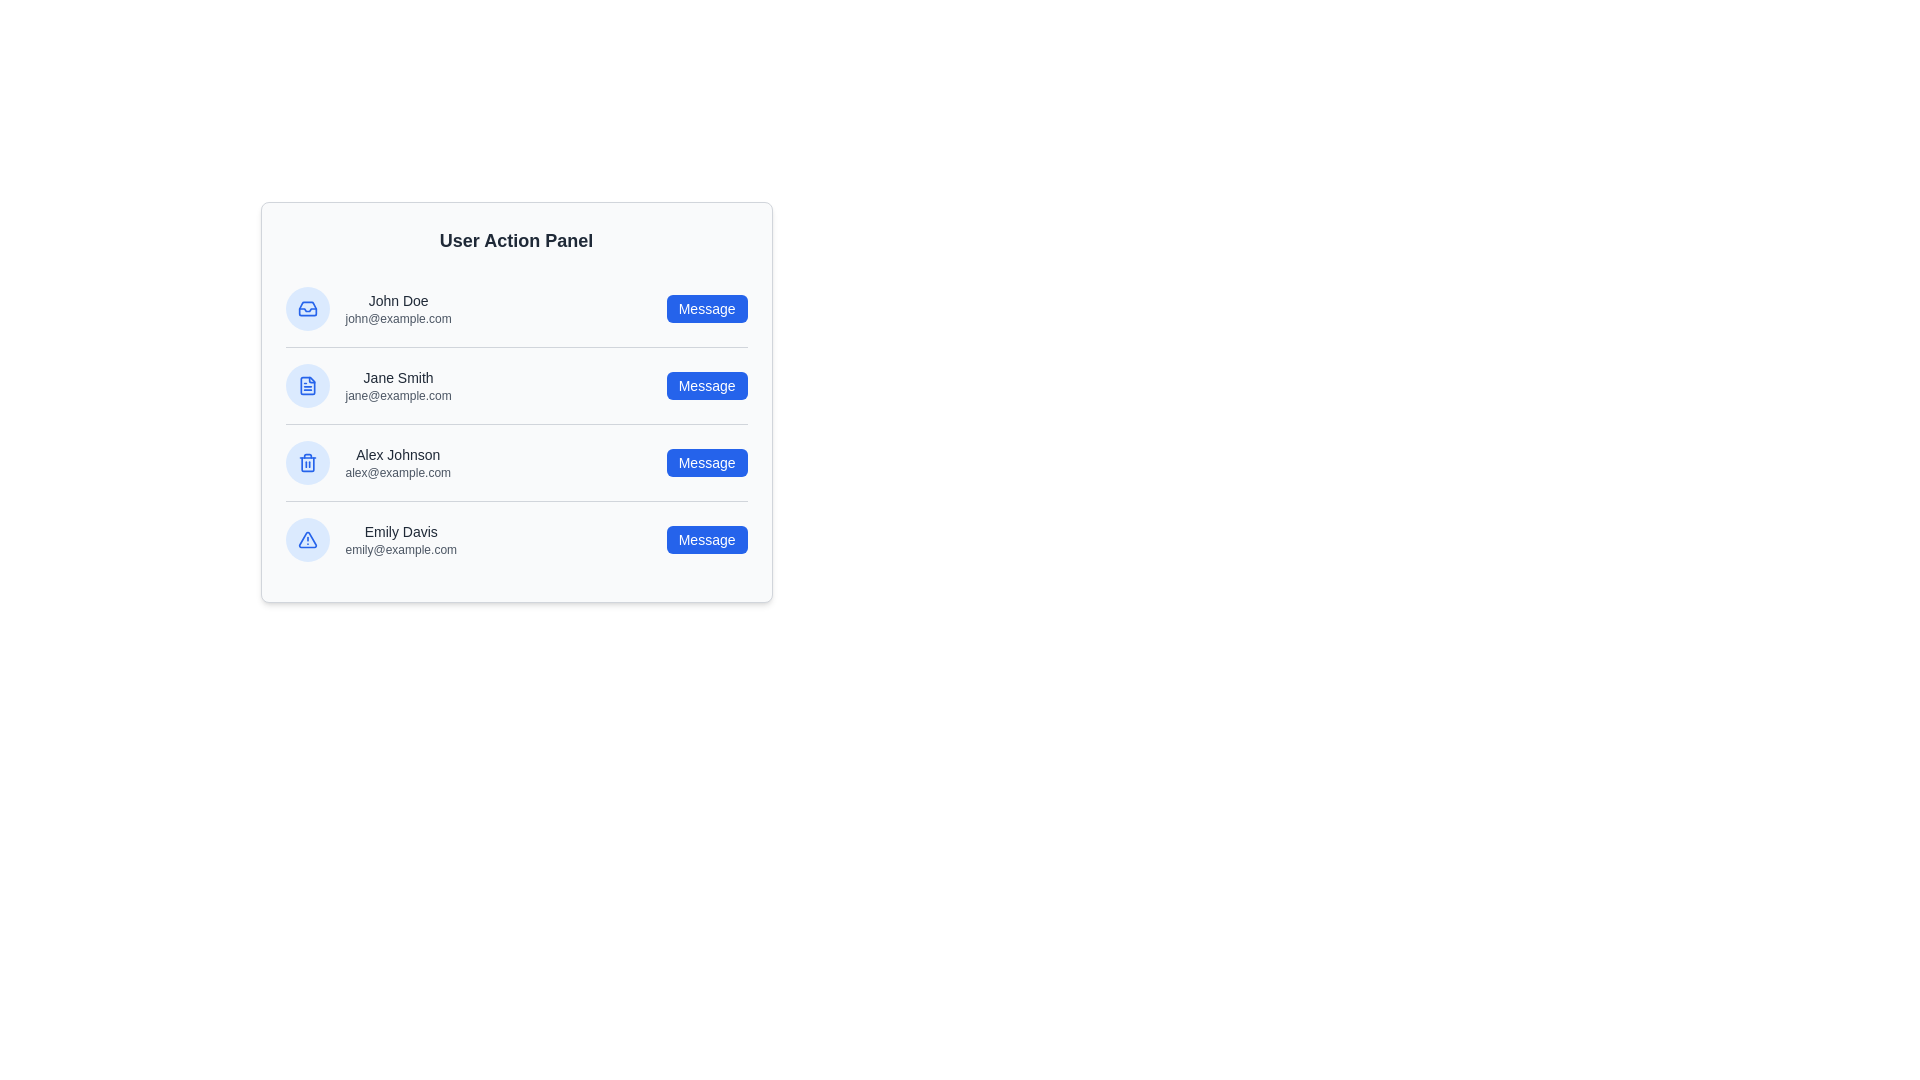  What do you see at coordinates (306, 540) in the screenshot?
I see `the profile icon of Emily Davis` at bounding box center [306, 540].